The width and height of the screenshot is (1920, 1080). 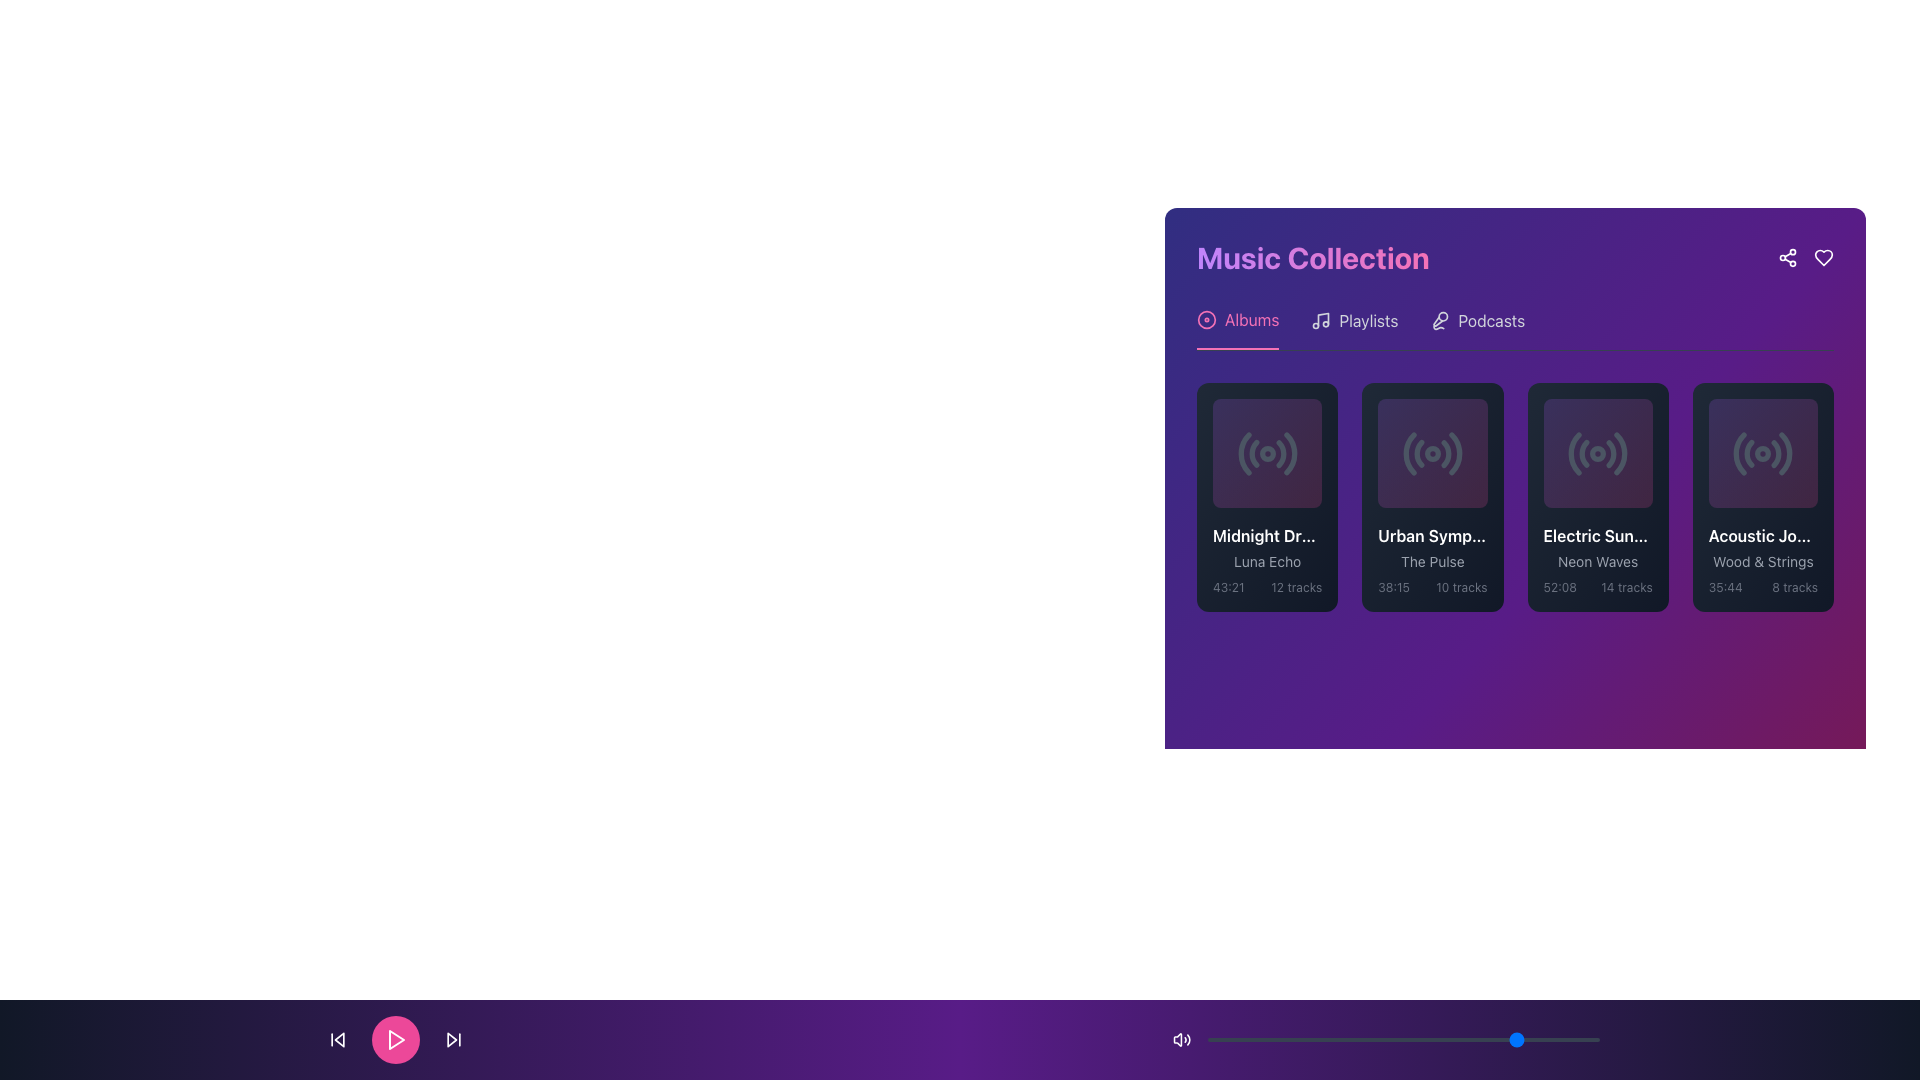 I want to click on the Navigation tab located between the 'Albums' and 'Podcasts' options, so click(x=1354, y=327).